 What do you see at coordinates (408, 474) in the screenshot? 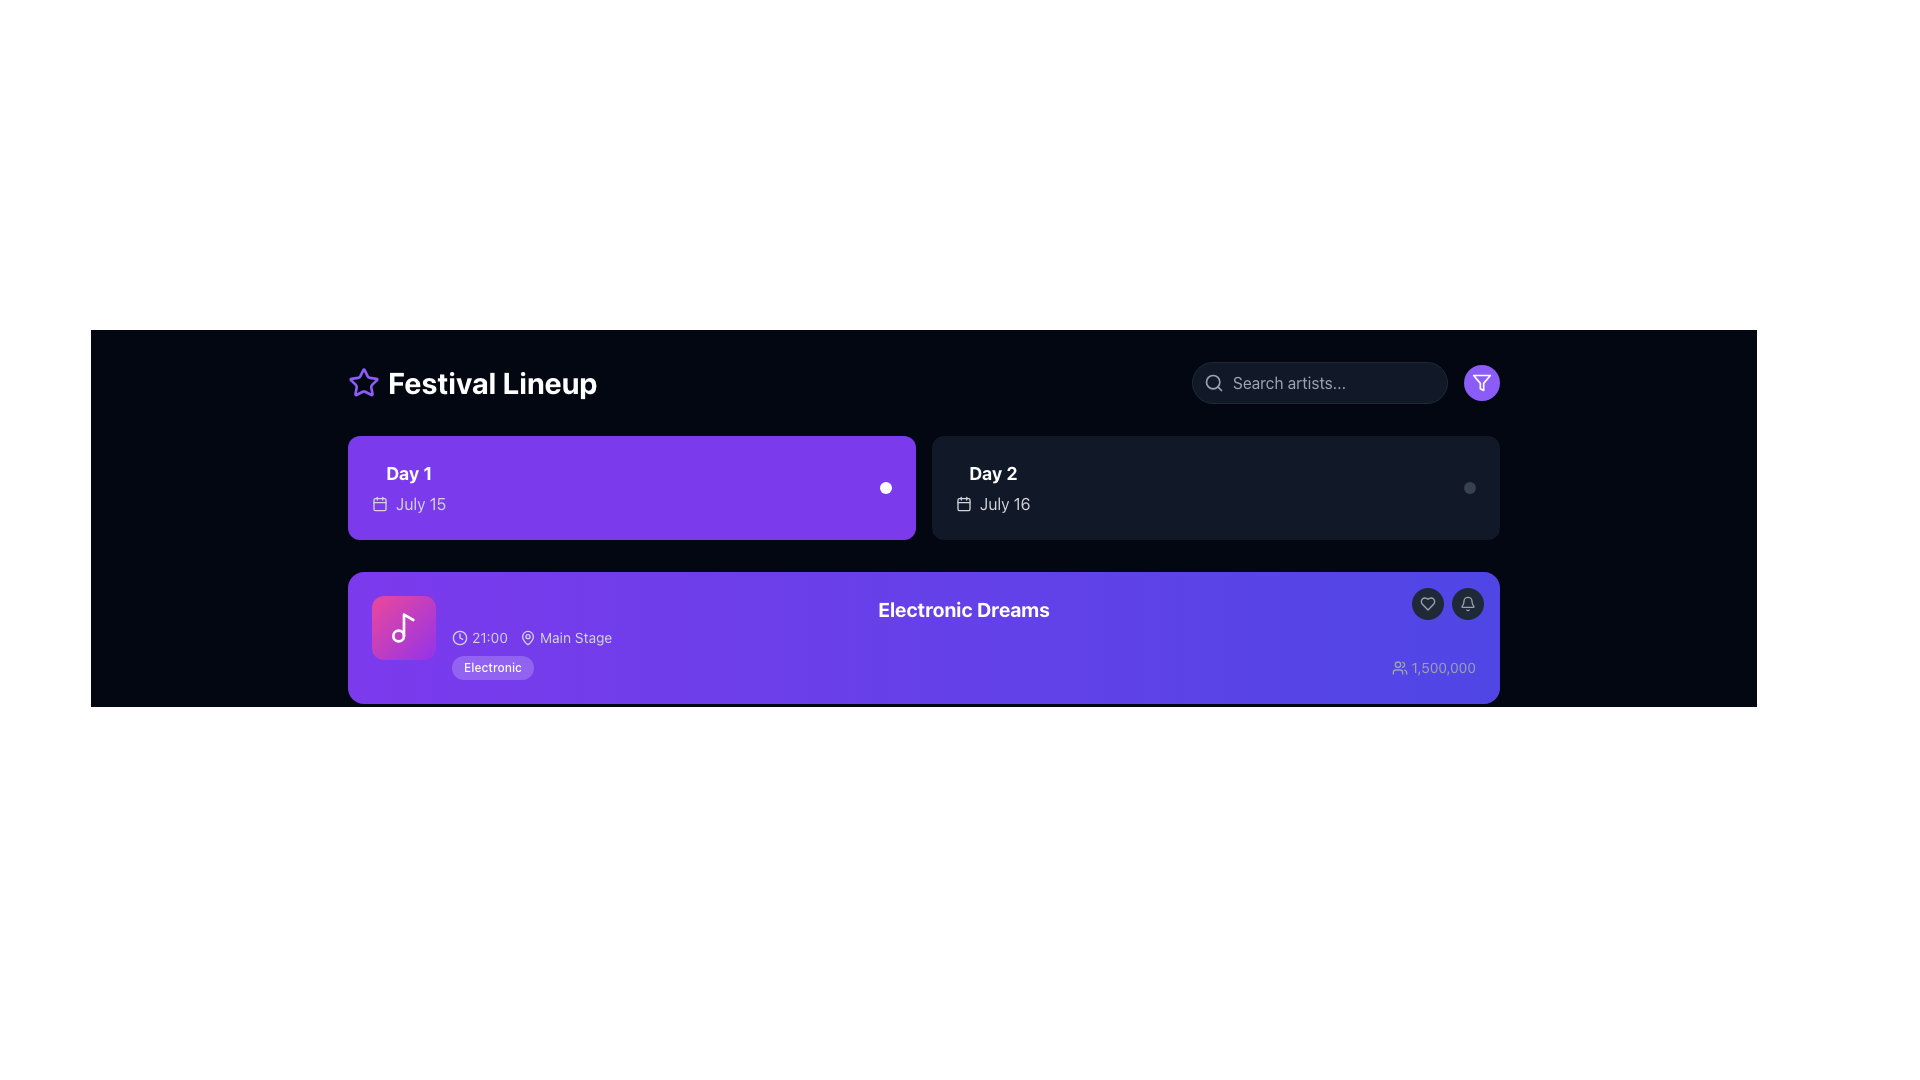
I see `the header text element indicating a specific day, located in the upper-left corner of a purple card, above the text 'July 15'` at bounding box center [408, 474].